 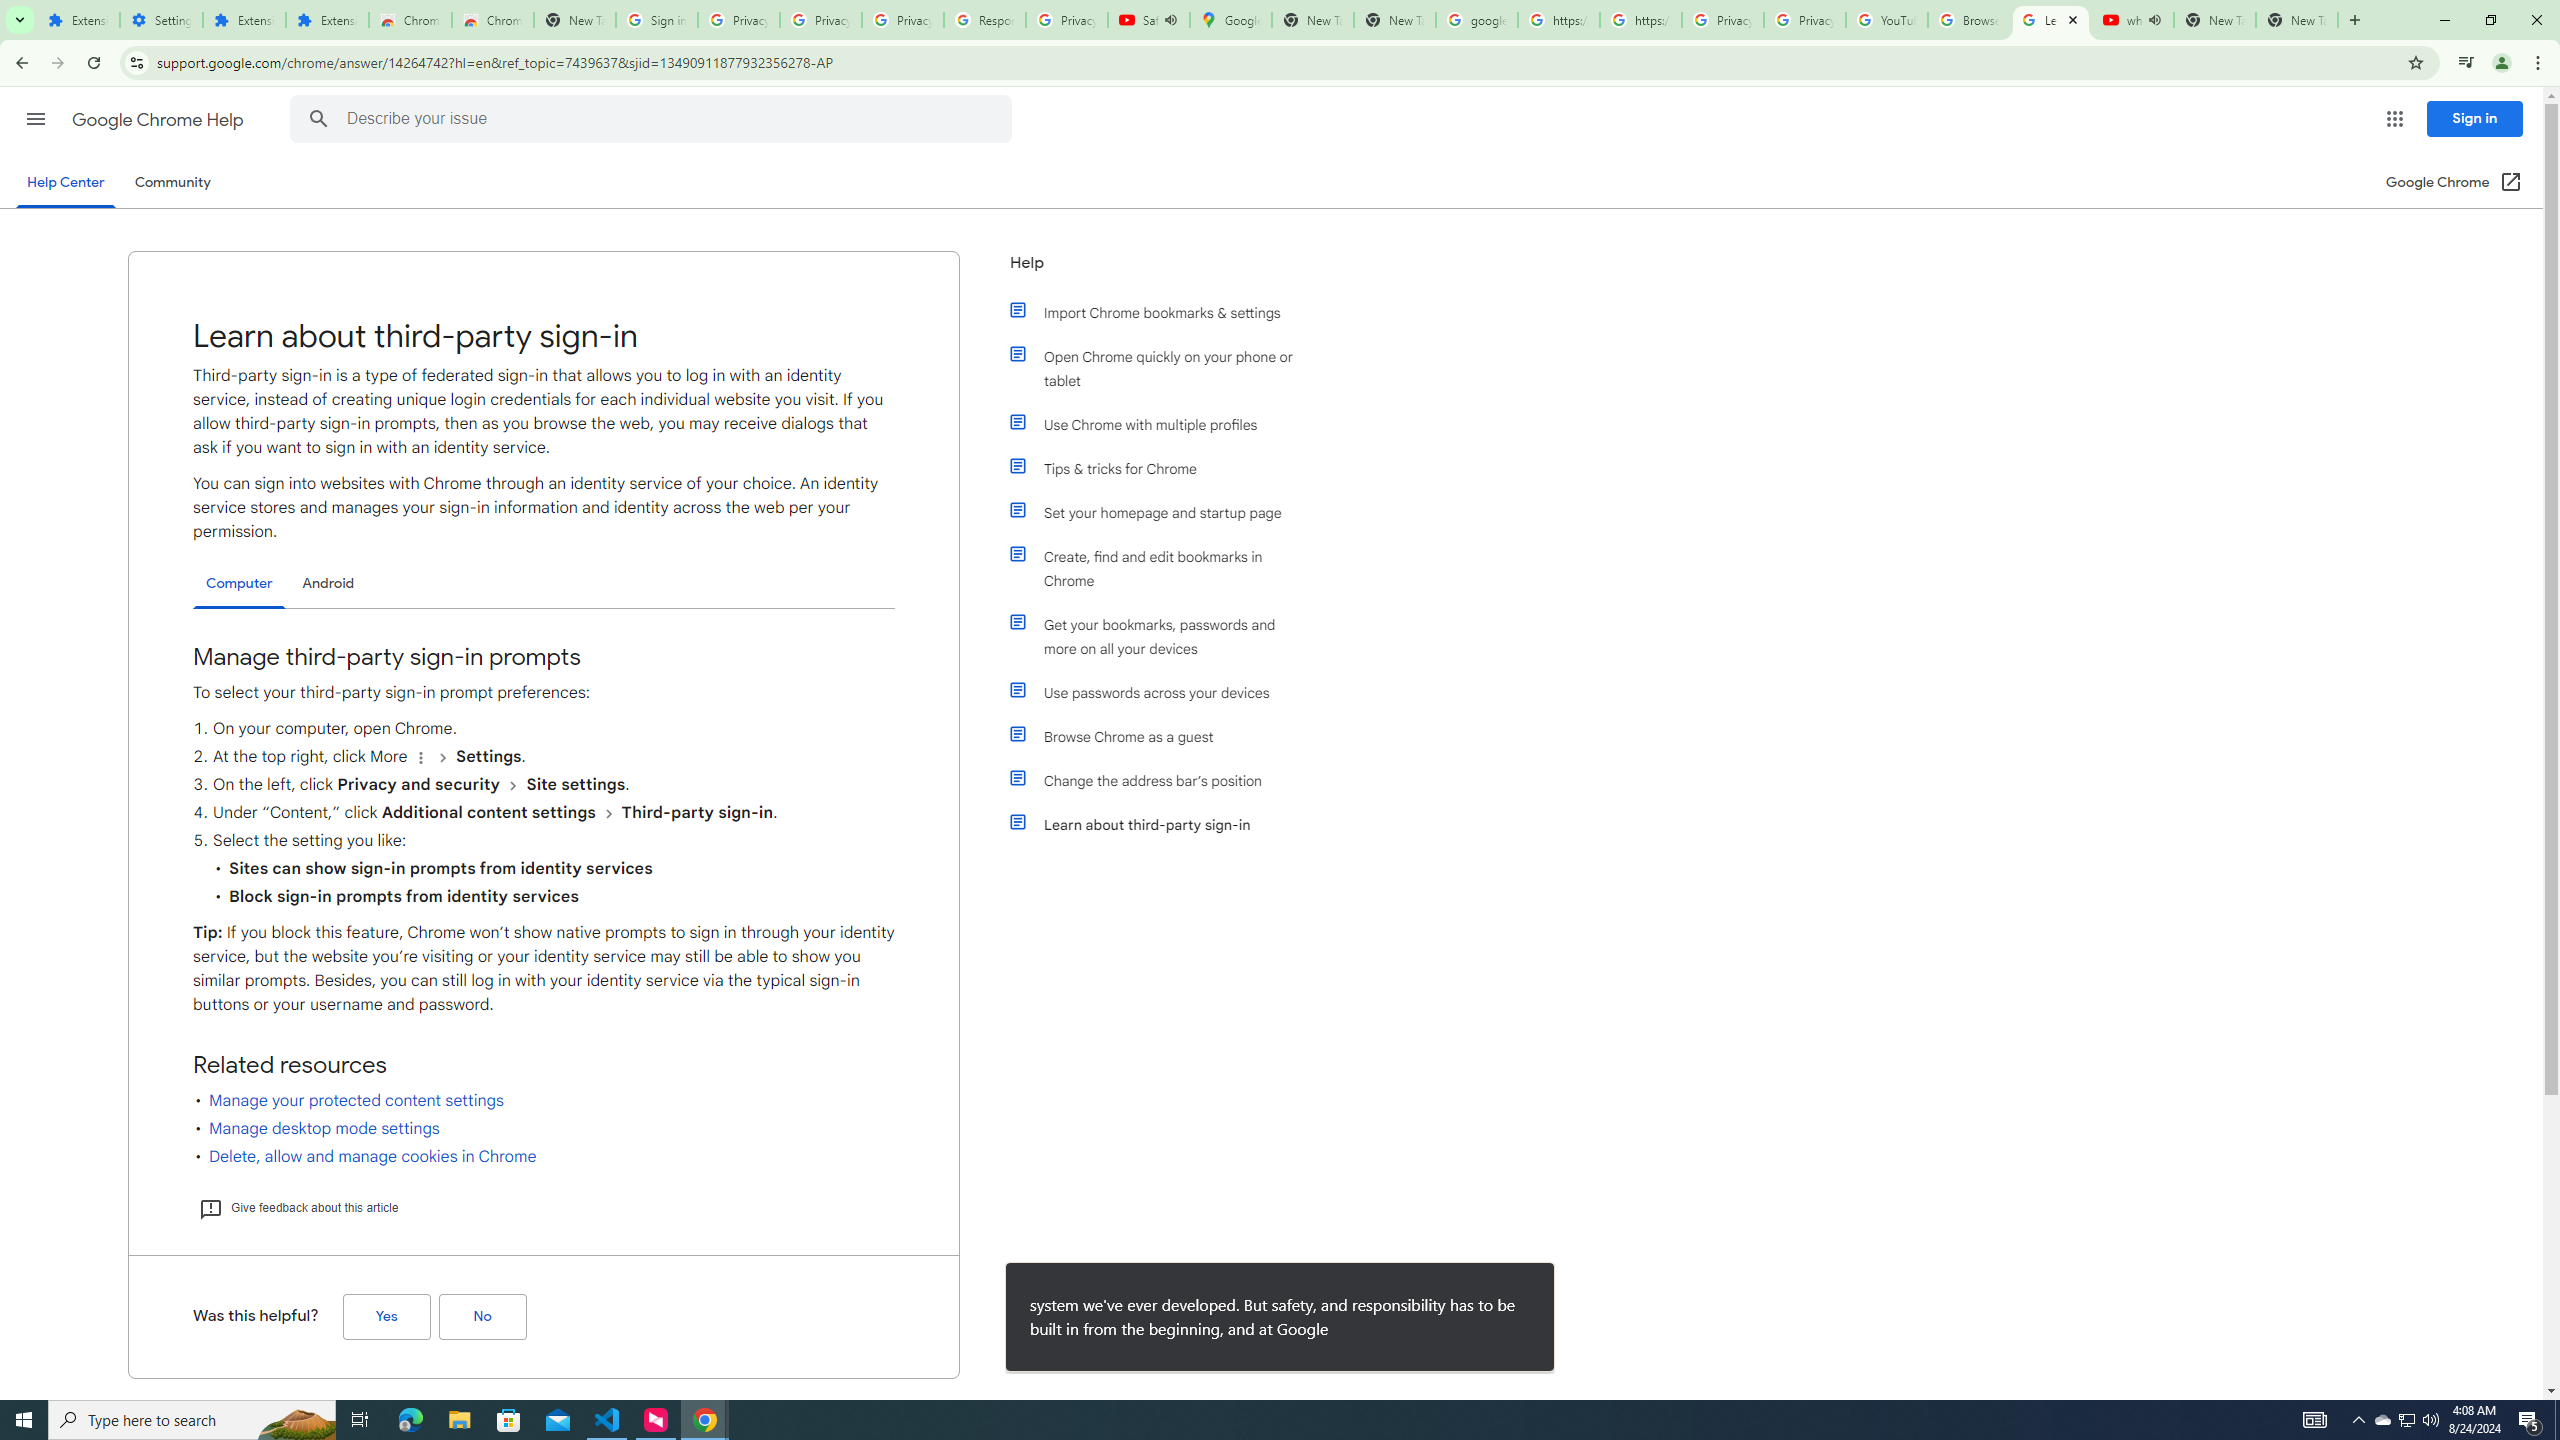 I want to click on 'Manage desktop mode settings', so click(x=325, y=1127).